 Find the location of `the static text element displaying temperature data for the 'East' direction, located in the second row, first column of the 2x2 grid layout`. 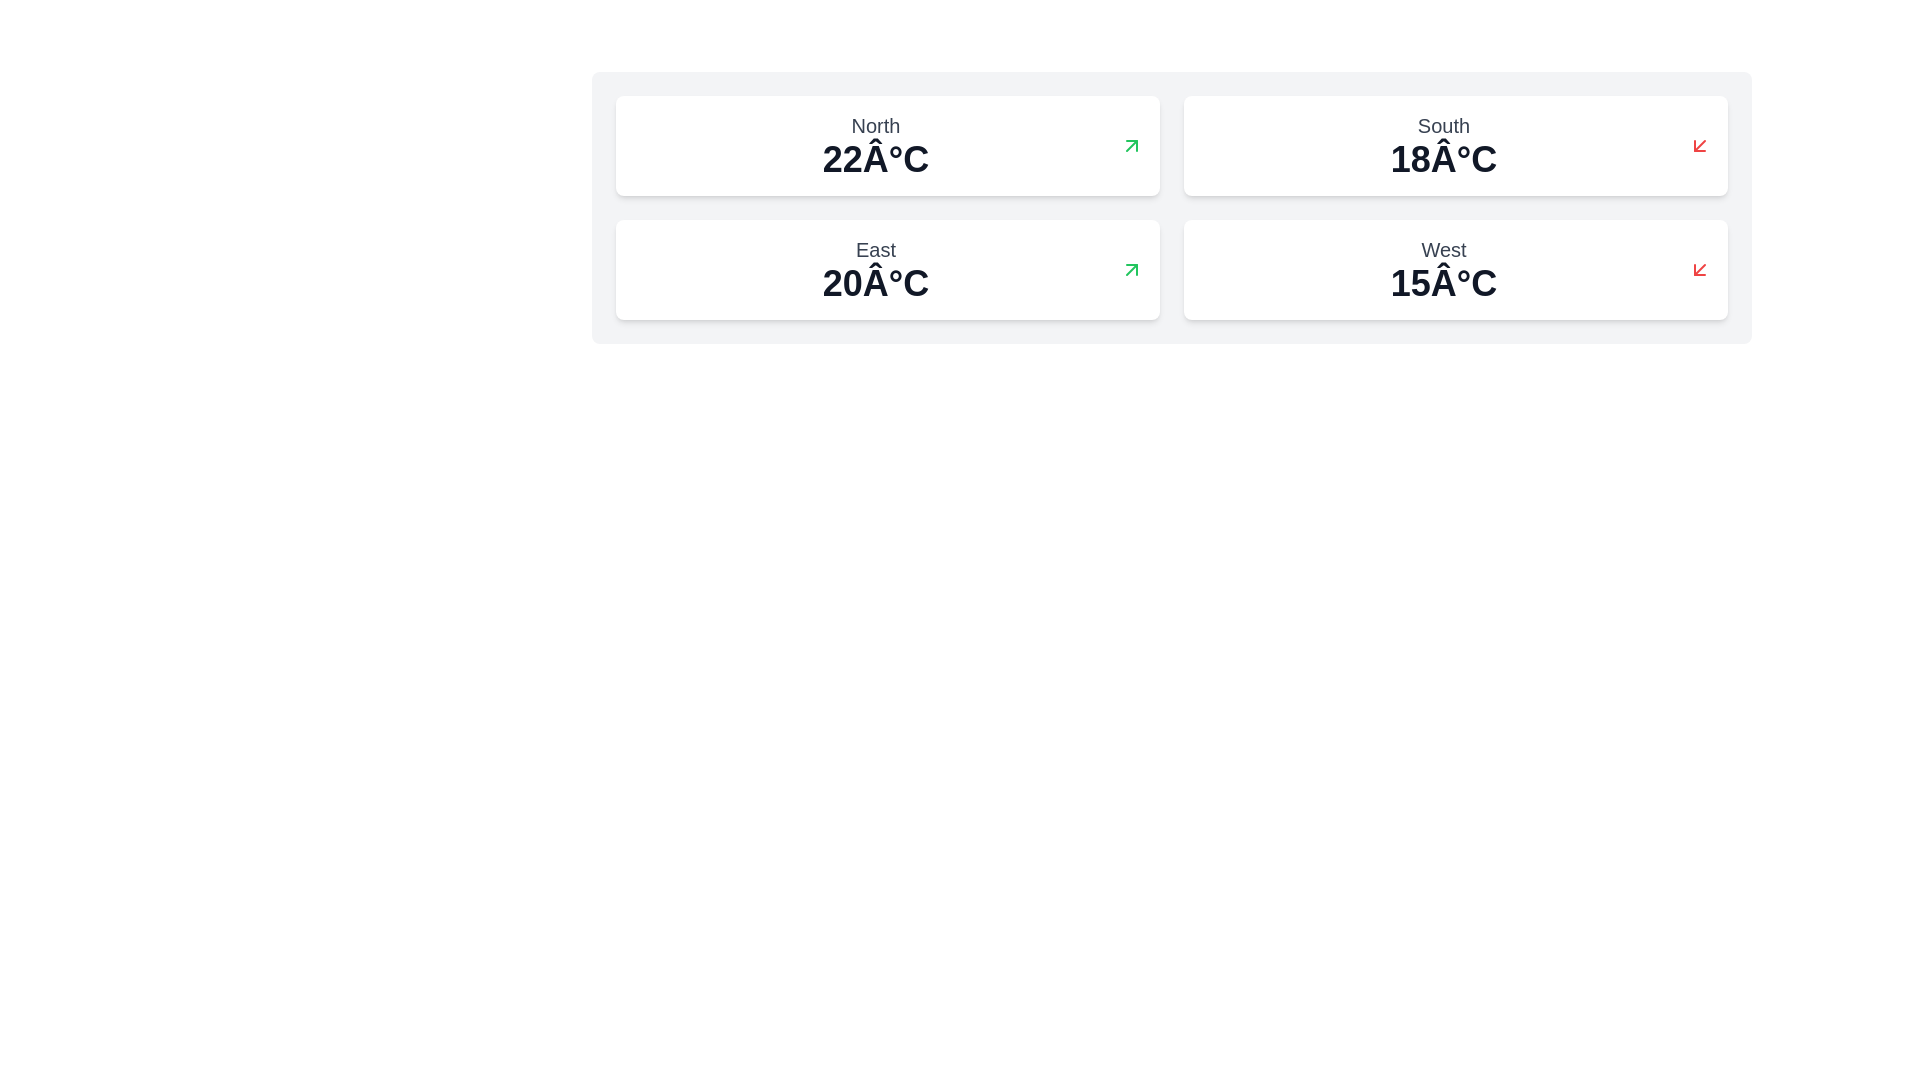

the static text element displaying temperature data for the 'East' direction, located in the second row, first column of the 2x2 grid layout is located at coordinates (875, 284).